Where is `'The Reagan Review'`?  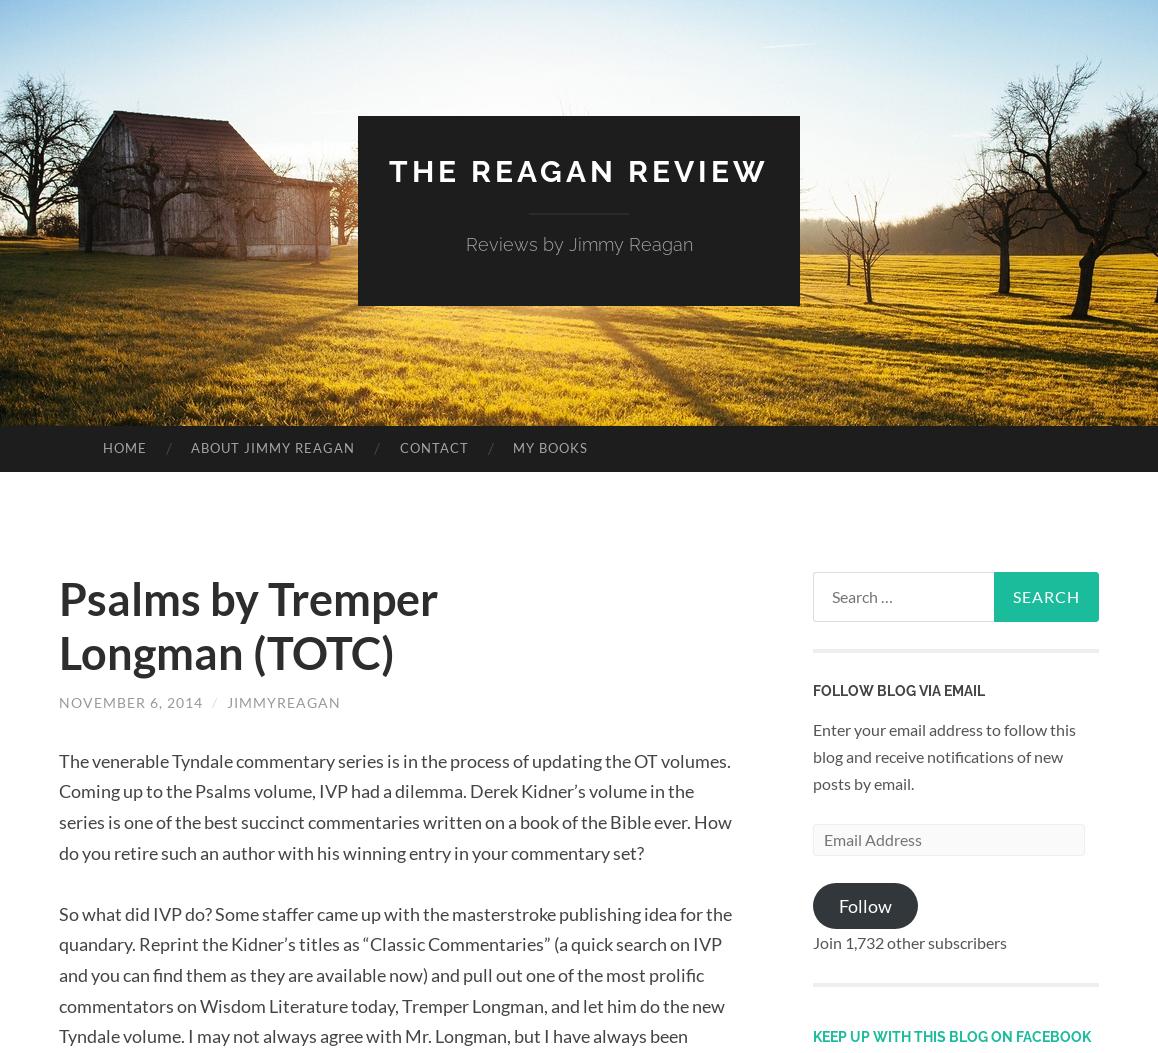 'The Reagan Review' is located at coordinates (579, 170).